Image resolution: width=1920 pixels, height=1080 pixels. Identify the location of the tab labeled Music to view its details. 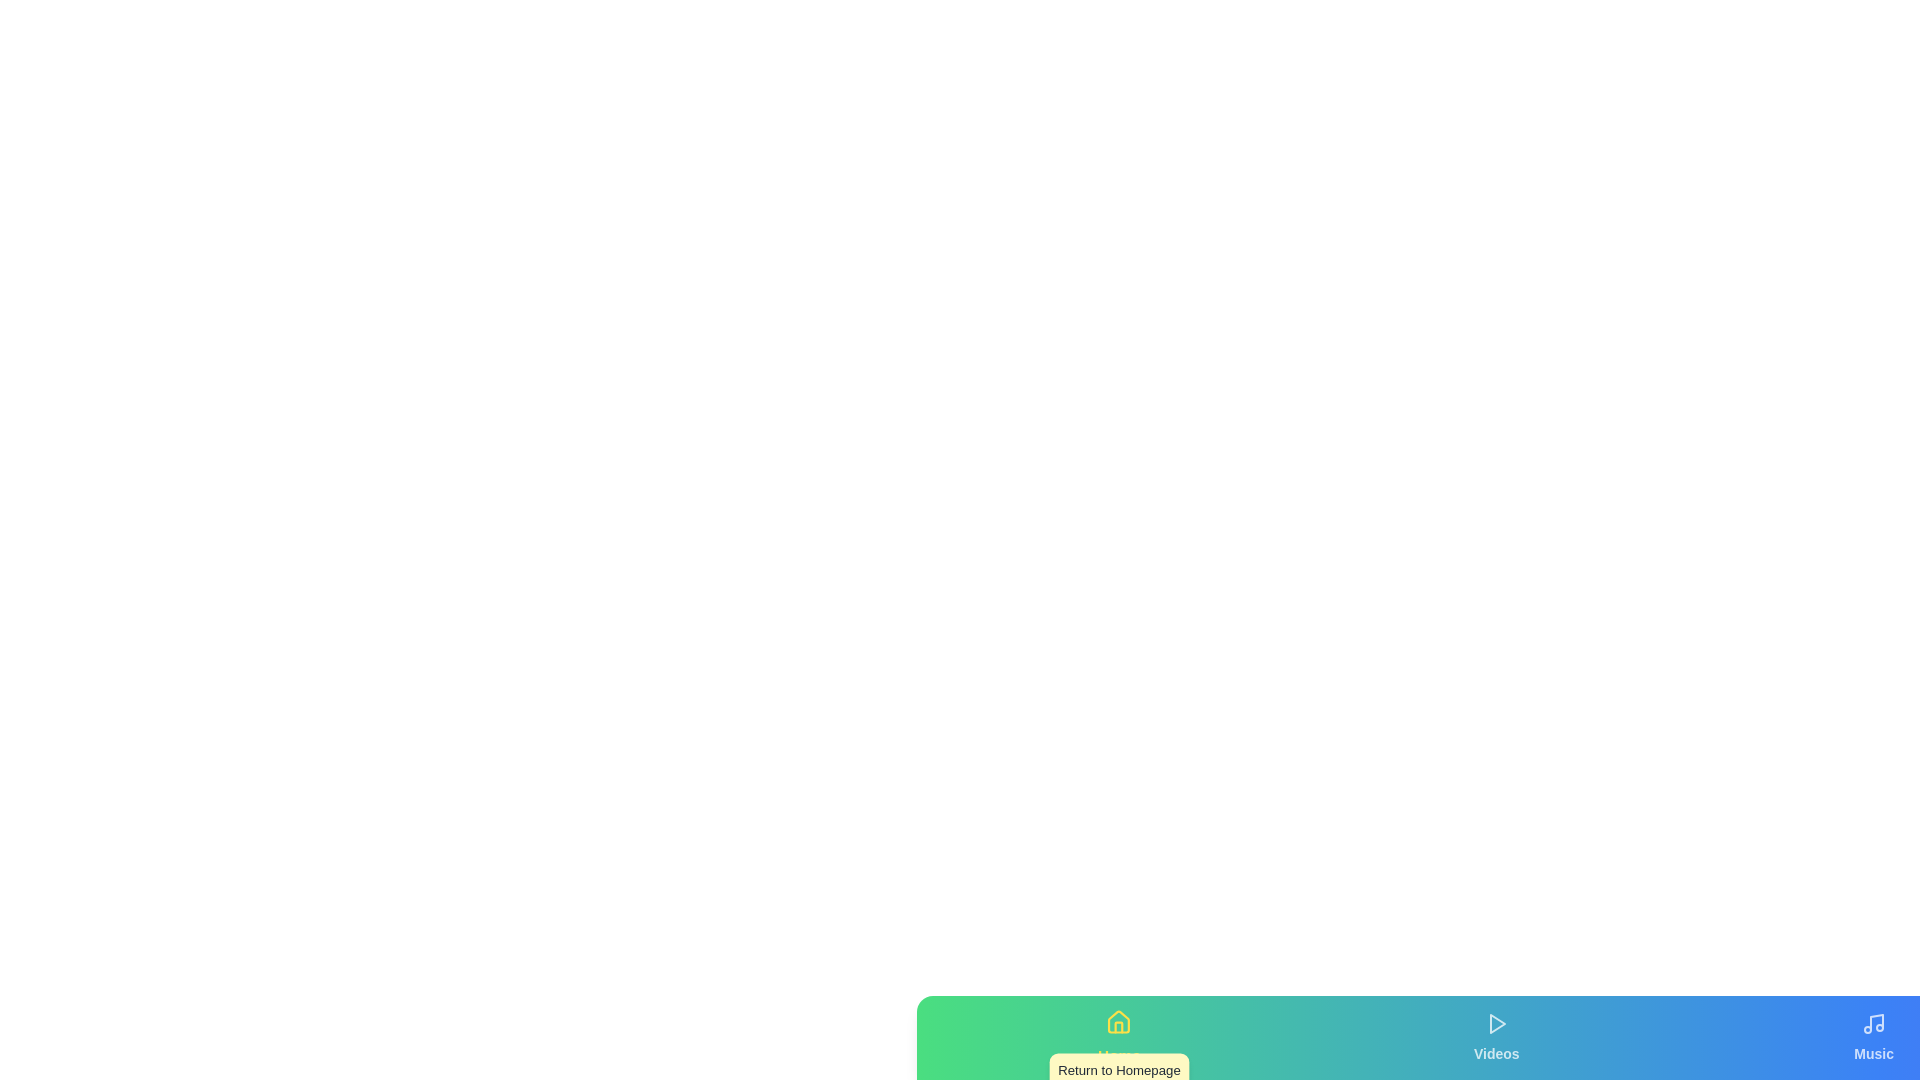
(1873, 1036).